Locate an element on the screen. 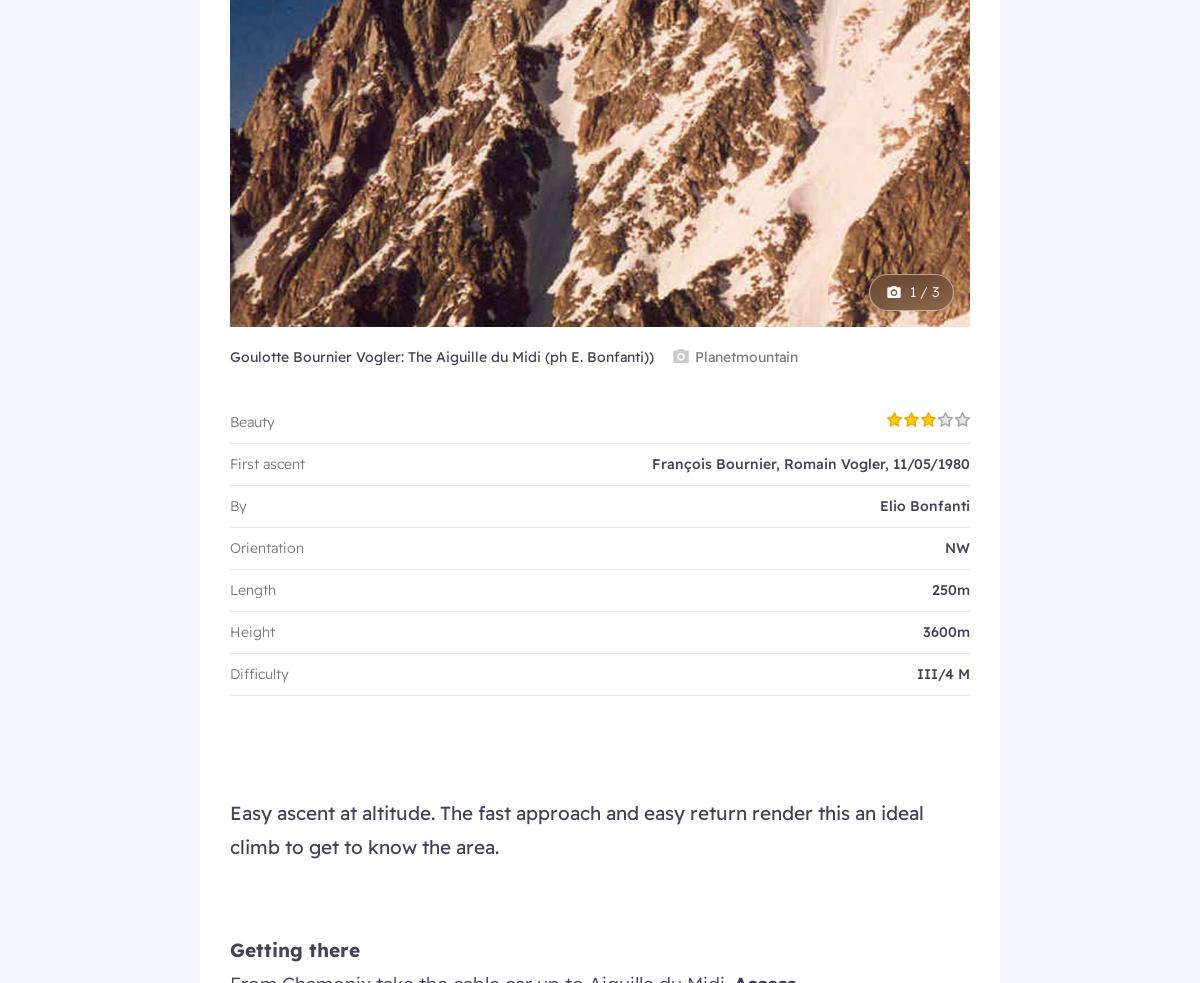 This screenshot has width=1200, height=983. 'Events' is located at coordinates (229, 941).